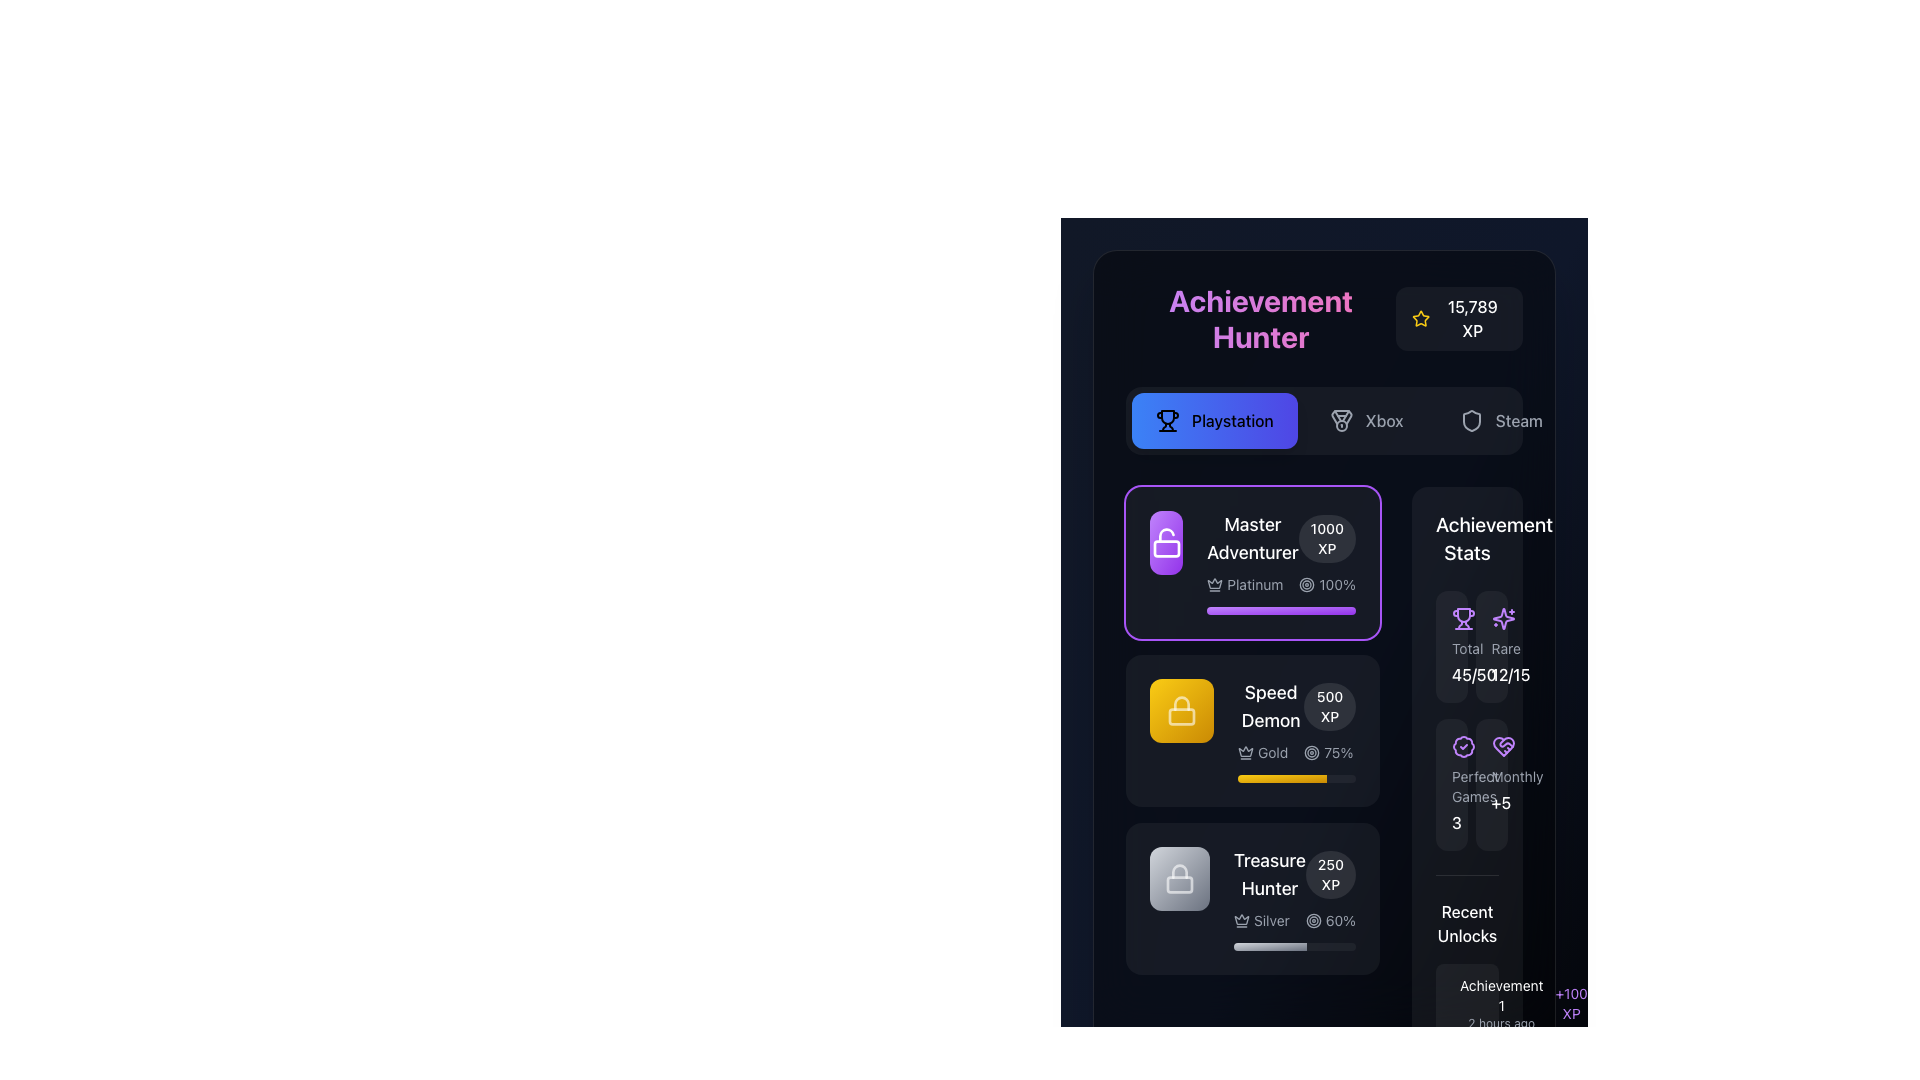 This screenshot has height=1080, width=1920. Describe the element at coordinates (1365, 419) in the screenshot. I see `the rectangular button labeled 'xbox' with a medal icon` at that location.